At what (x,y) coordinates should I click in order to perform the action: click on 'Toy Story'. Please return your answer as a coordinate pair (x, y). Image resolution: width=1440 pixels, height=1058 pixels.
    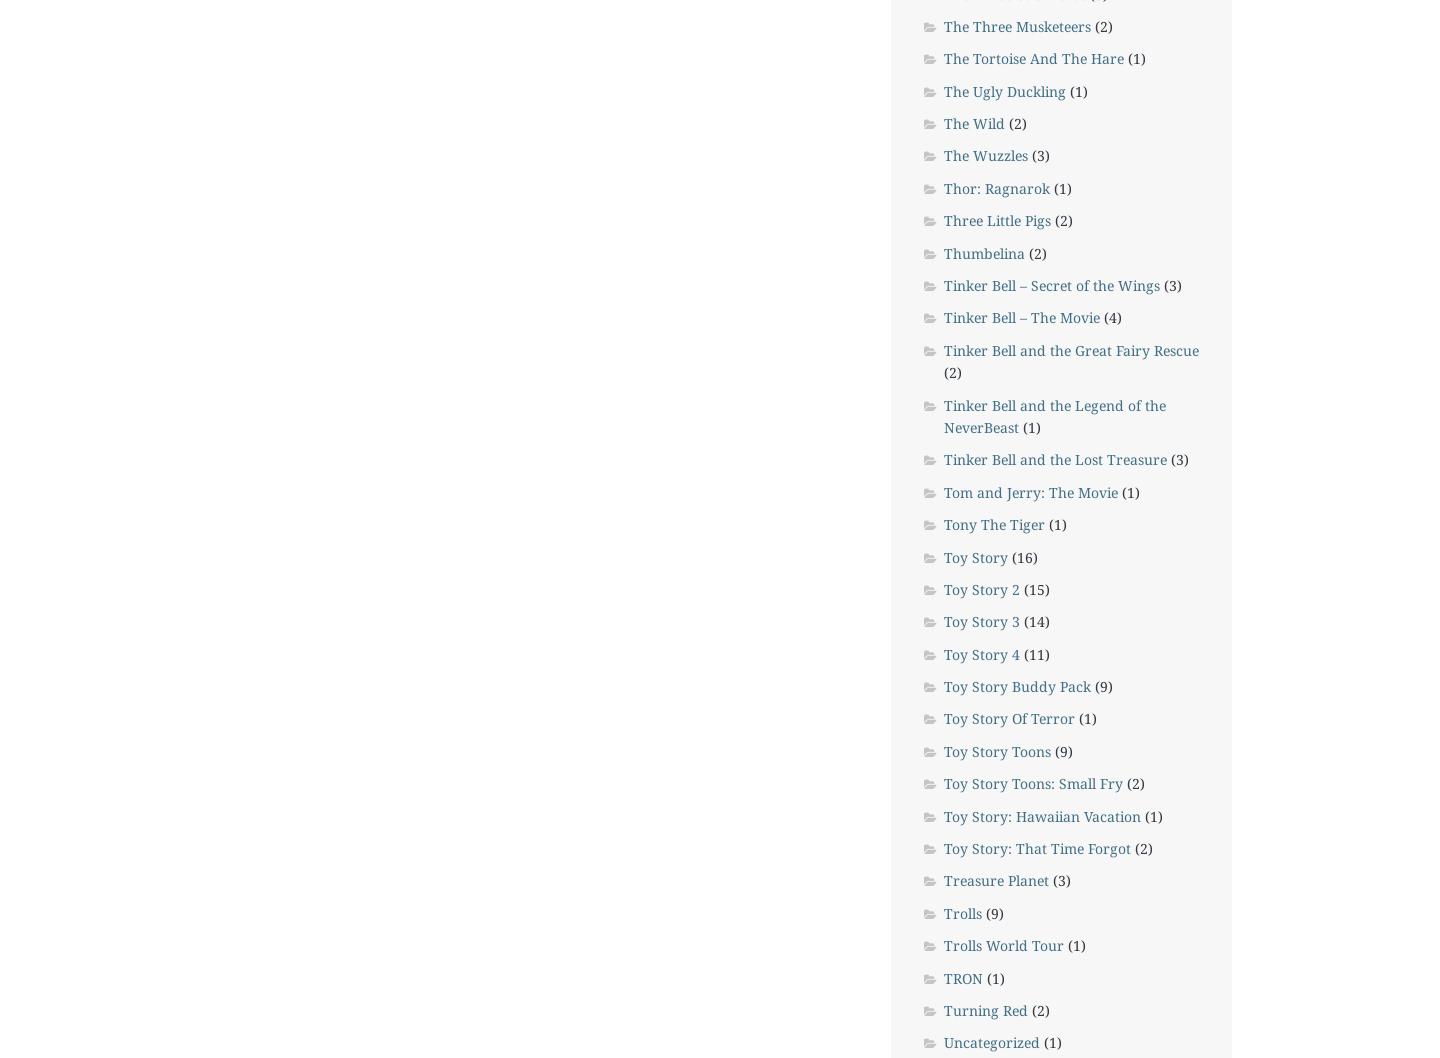
    Looking at the image, I should click on (974, 556).